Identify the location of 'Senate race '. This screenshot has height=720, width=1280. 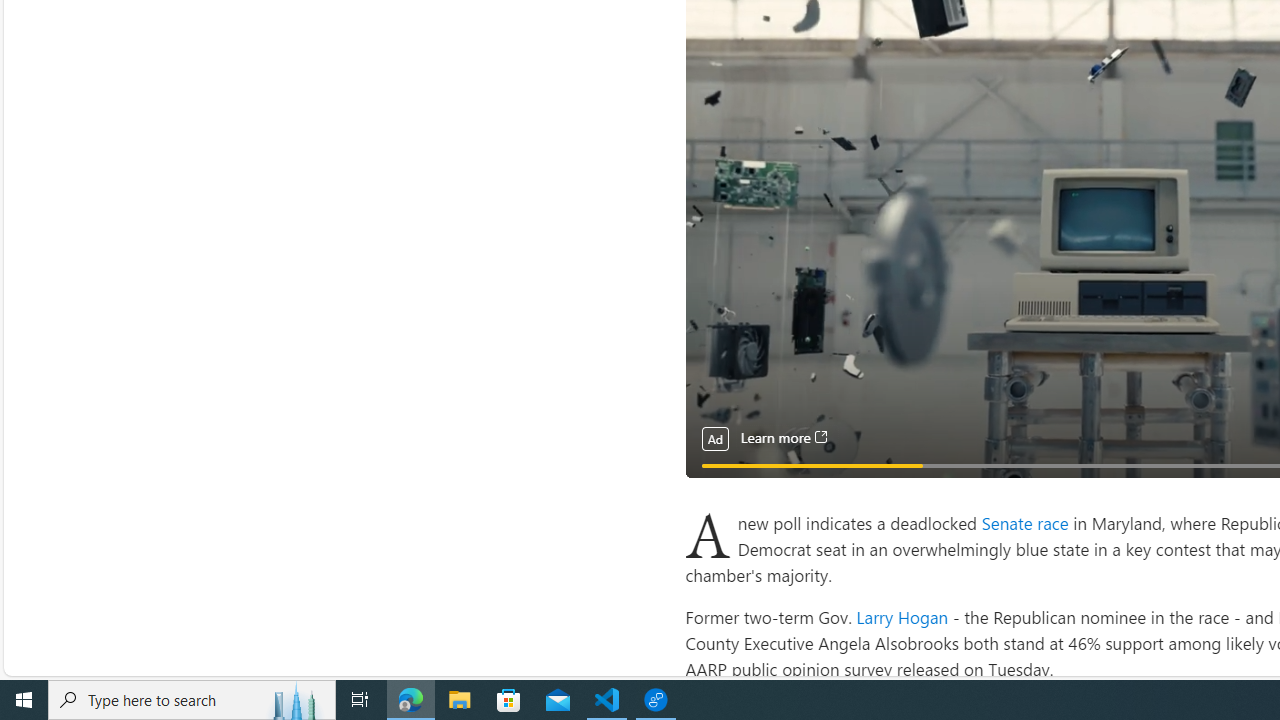
(1027, 521).